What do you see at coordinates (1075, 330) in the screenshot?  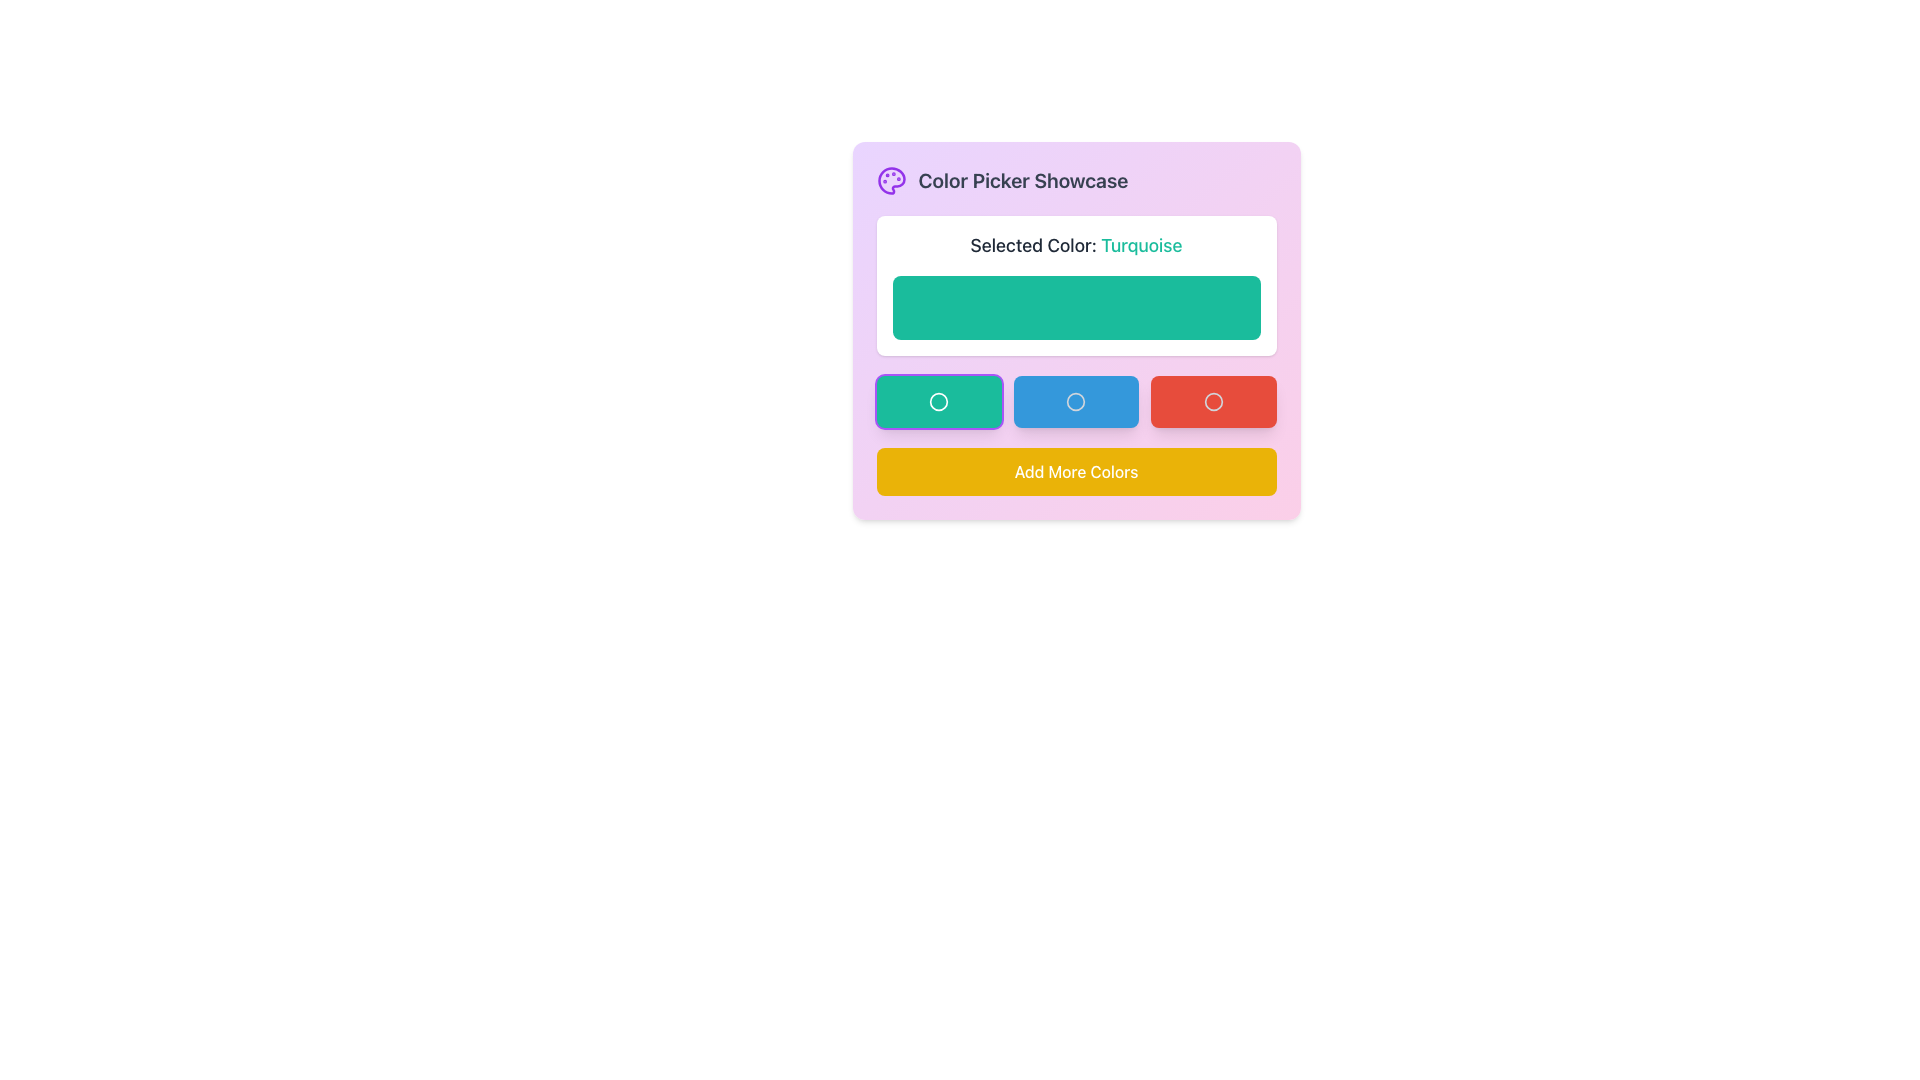 I see `the text or interactive subelements within the color display section of the color selection interface located beneath the 'Color Picker Showcase' header` at bounding box center [1075, 330].